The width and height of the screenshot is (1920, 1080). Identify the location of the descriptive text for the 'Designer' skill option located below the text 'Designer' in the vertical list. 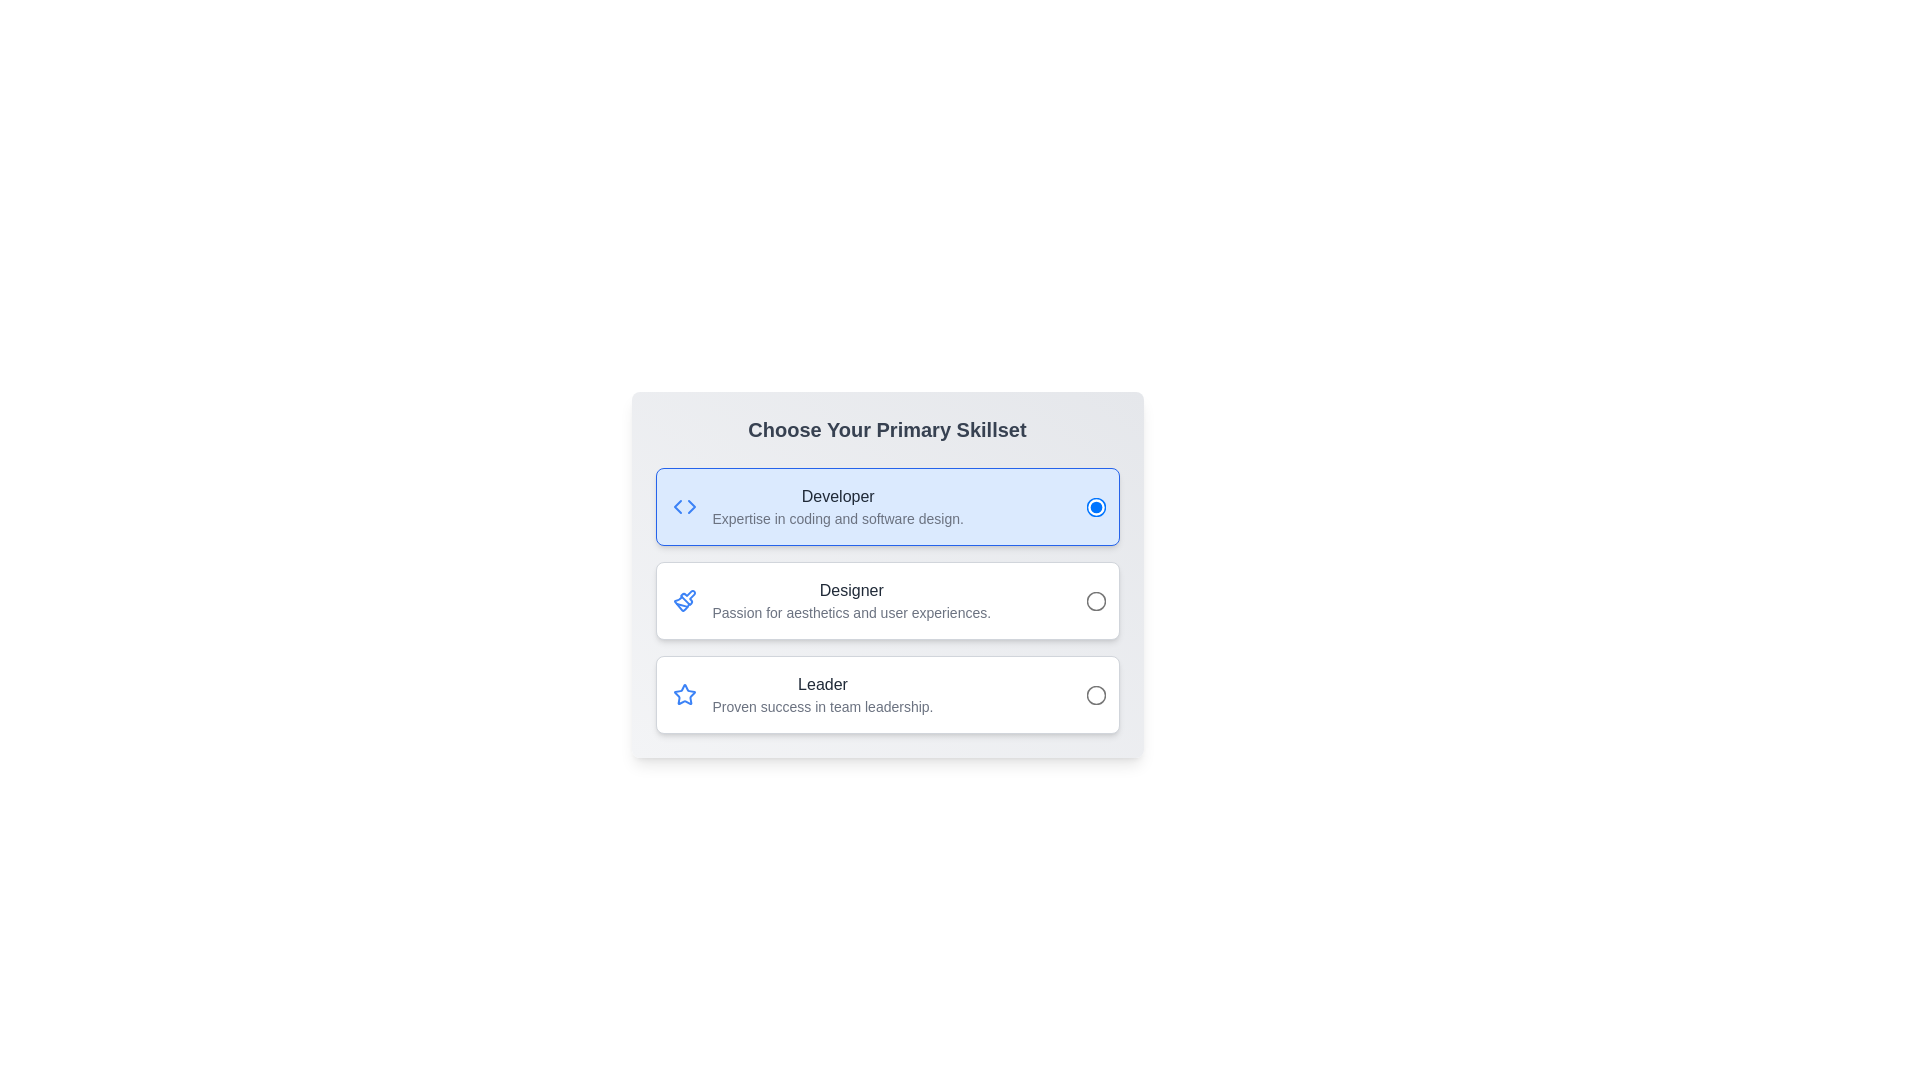
(851, 612).